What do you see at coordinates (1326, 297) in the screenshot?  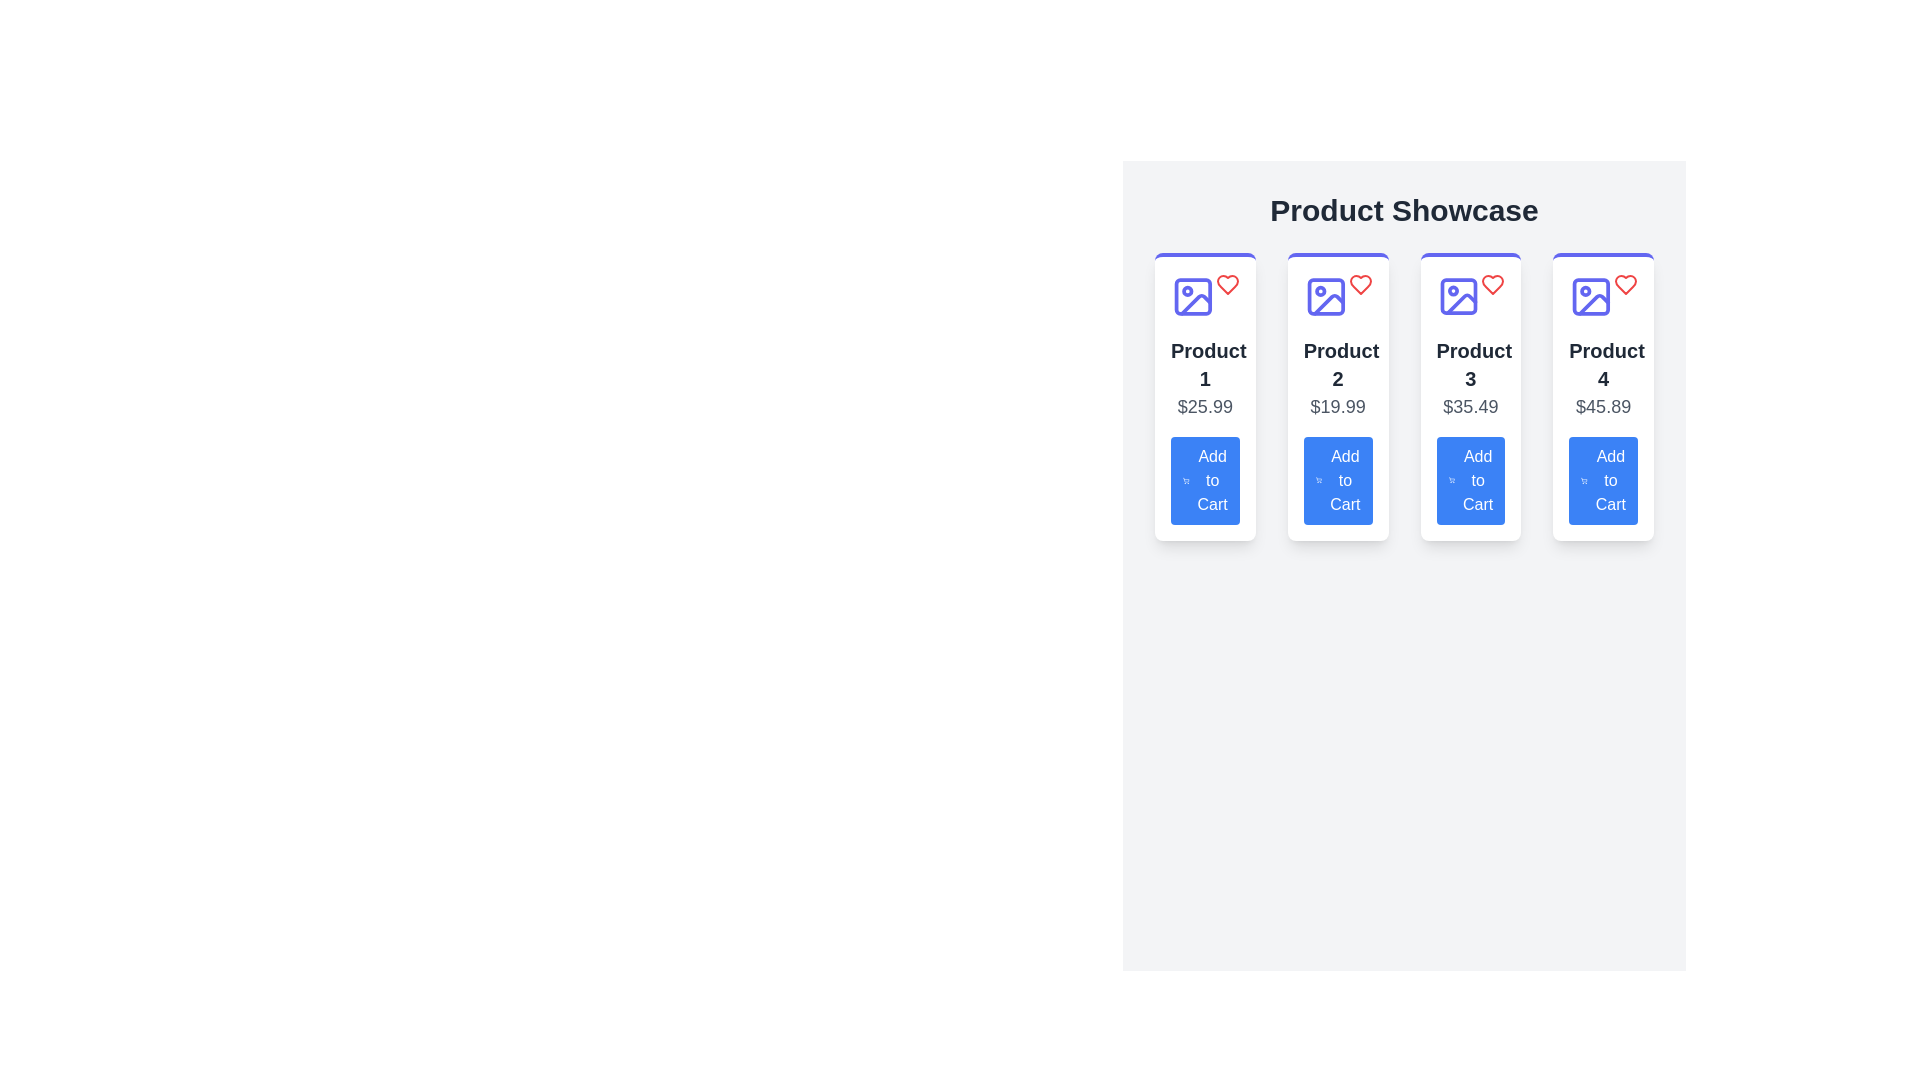 I see `the Image thumbnail icon with a purple outline located in the second product card labeled 'Product 2' in the product display interface` at bounding box center [1326, 297].